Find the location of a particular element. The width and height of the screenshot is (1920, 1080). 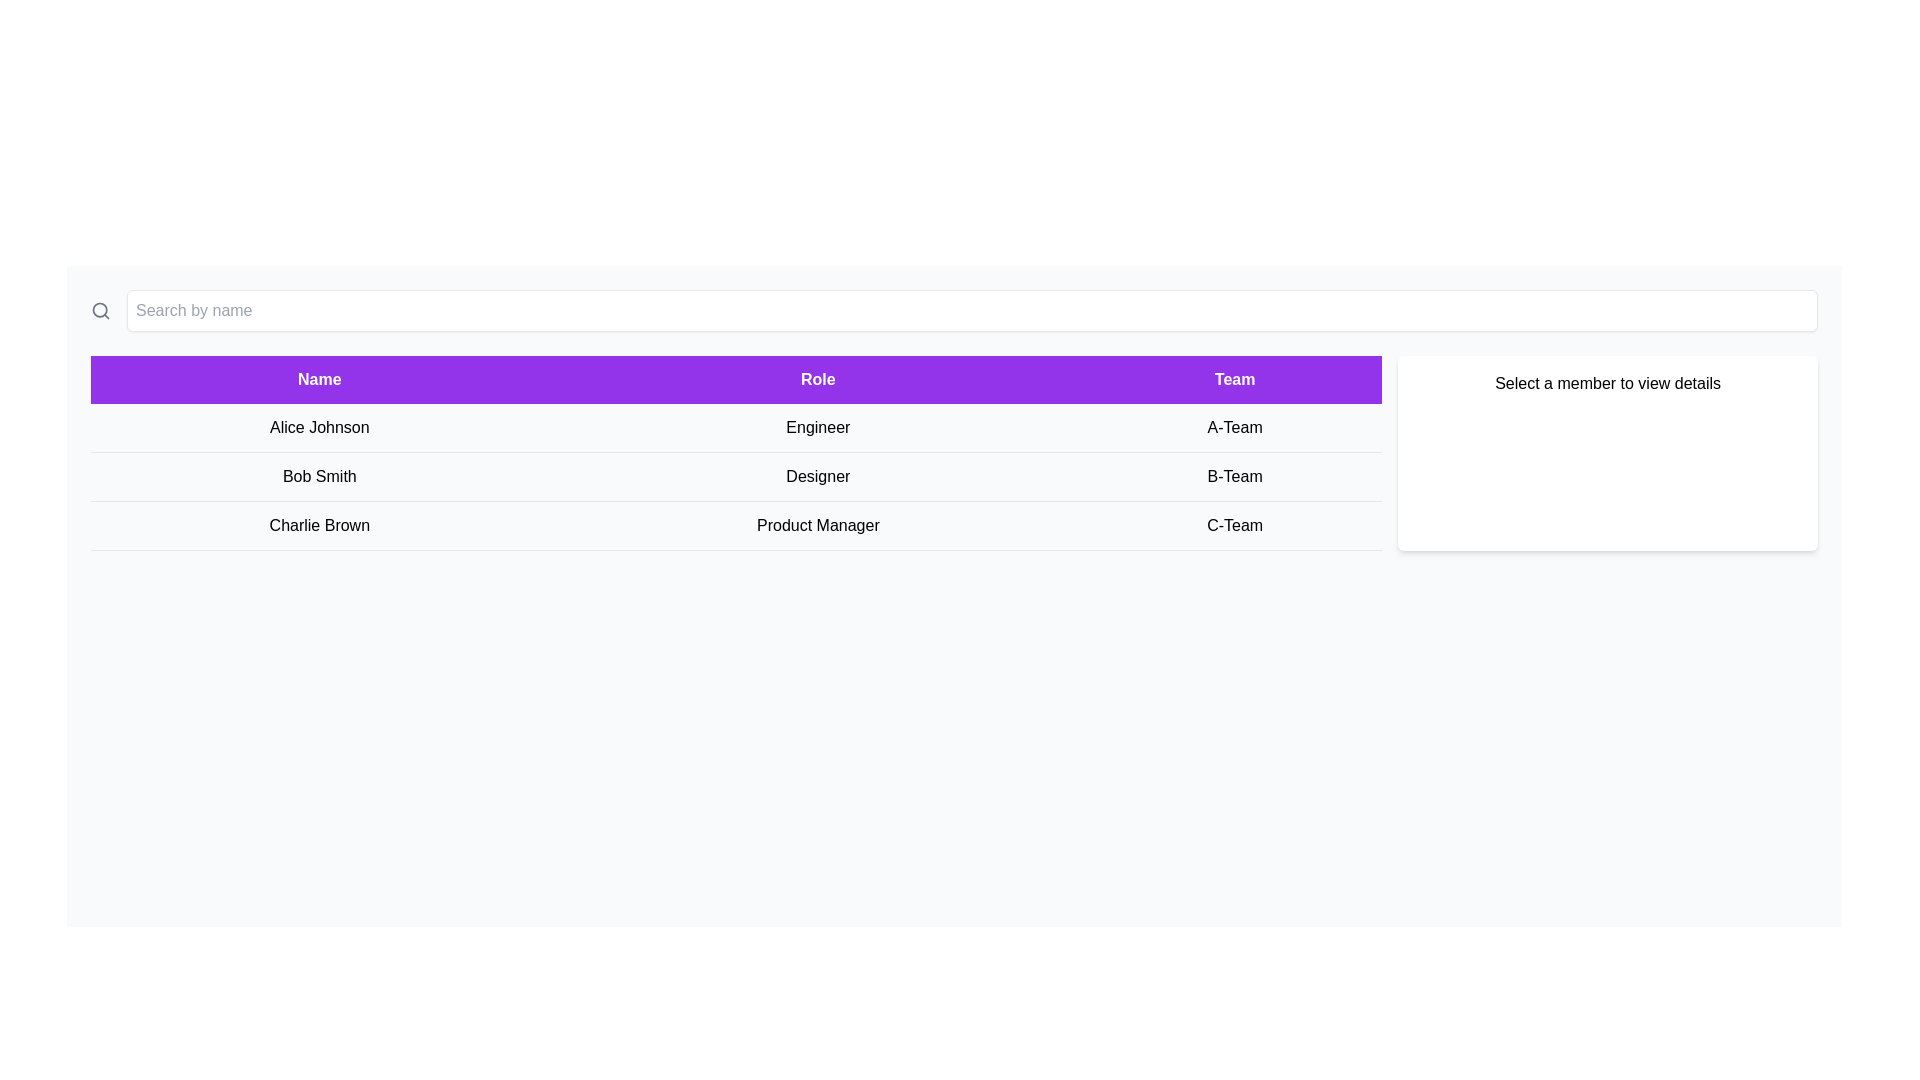

the topmost row in the table containing the name 'Alice Johnson', the role 'Engineer', and the team 'A-Team' to view additional details is located at coordinates (735, 427).